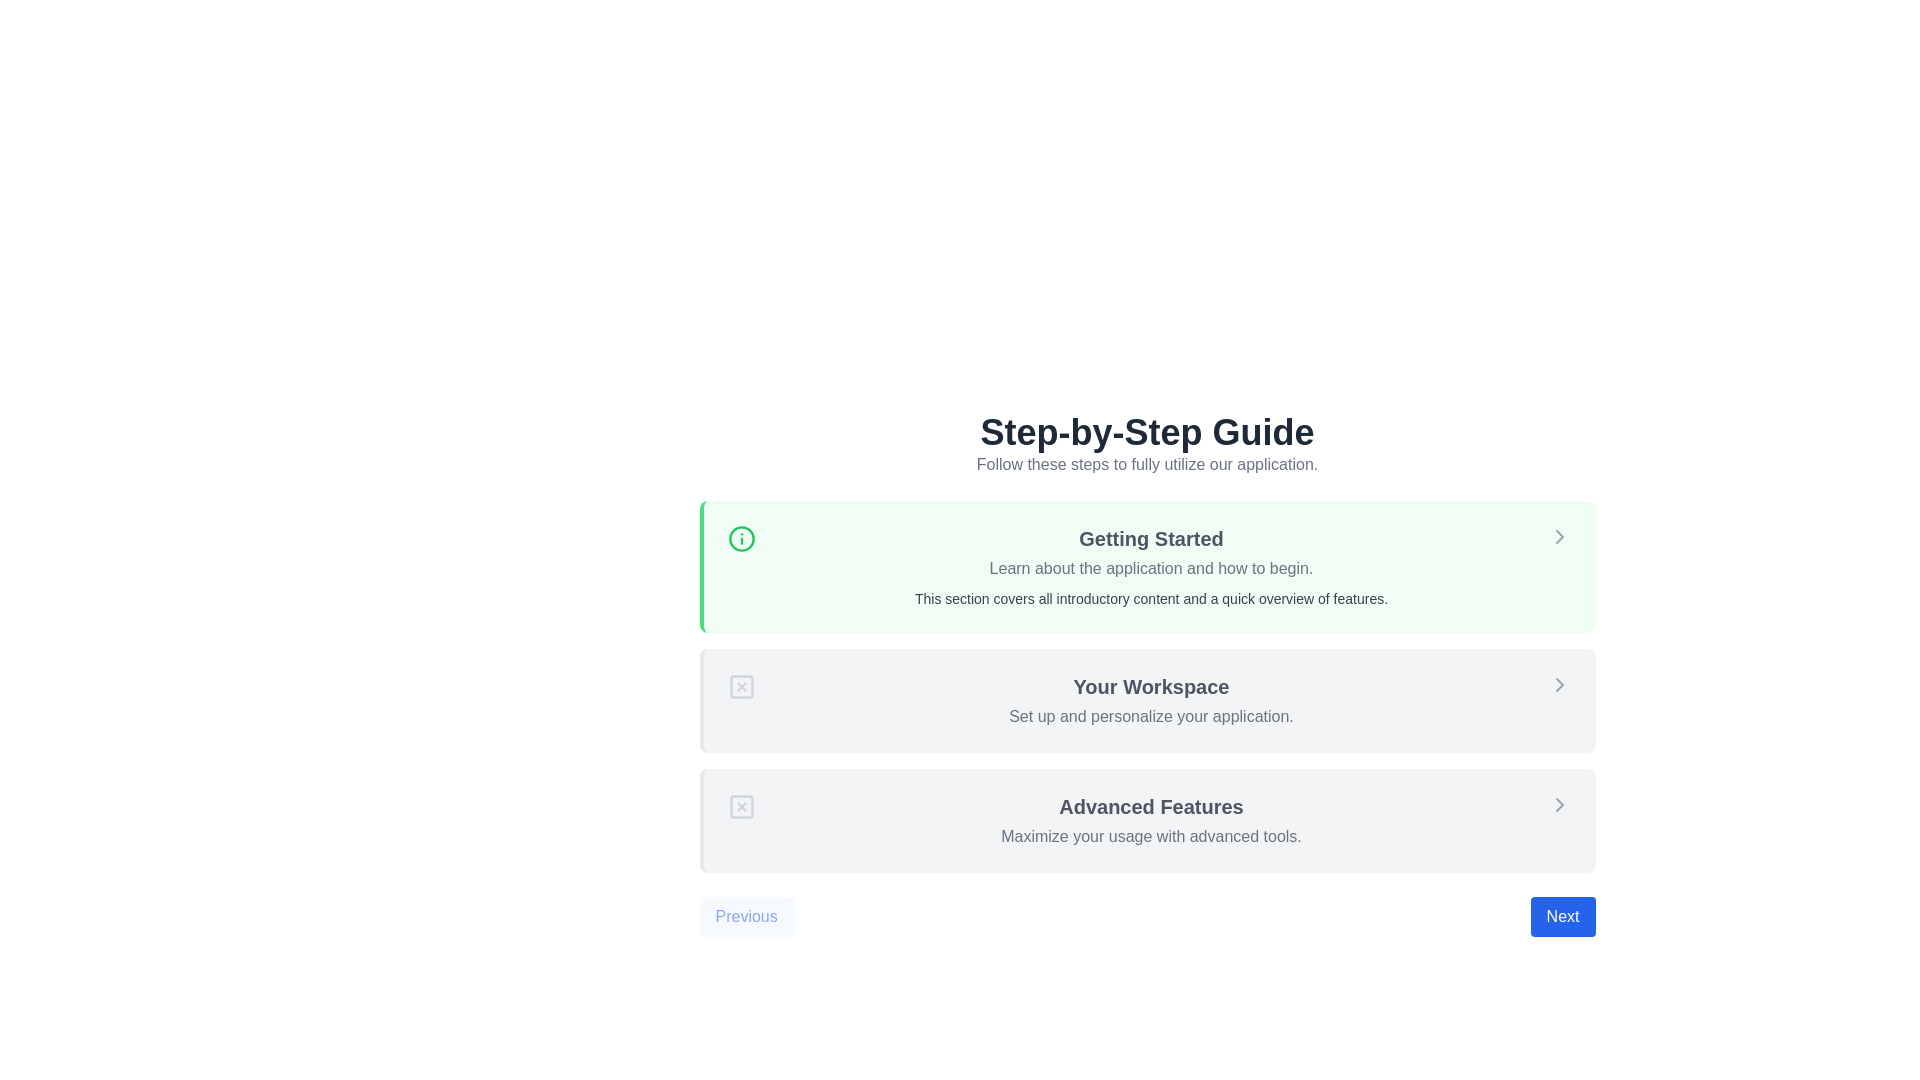 The image size is (1920, 1080). I want to click on informational text component located in the green section titled 'Getting Started', positioned below the text 'Learn about the application and how to begin.', so click(1151, 597).